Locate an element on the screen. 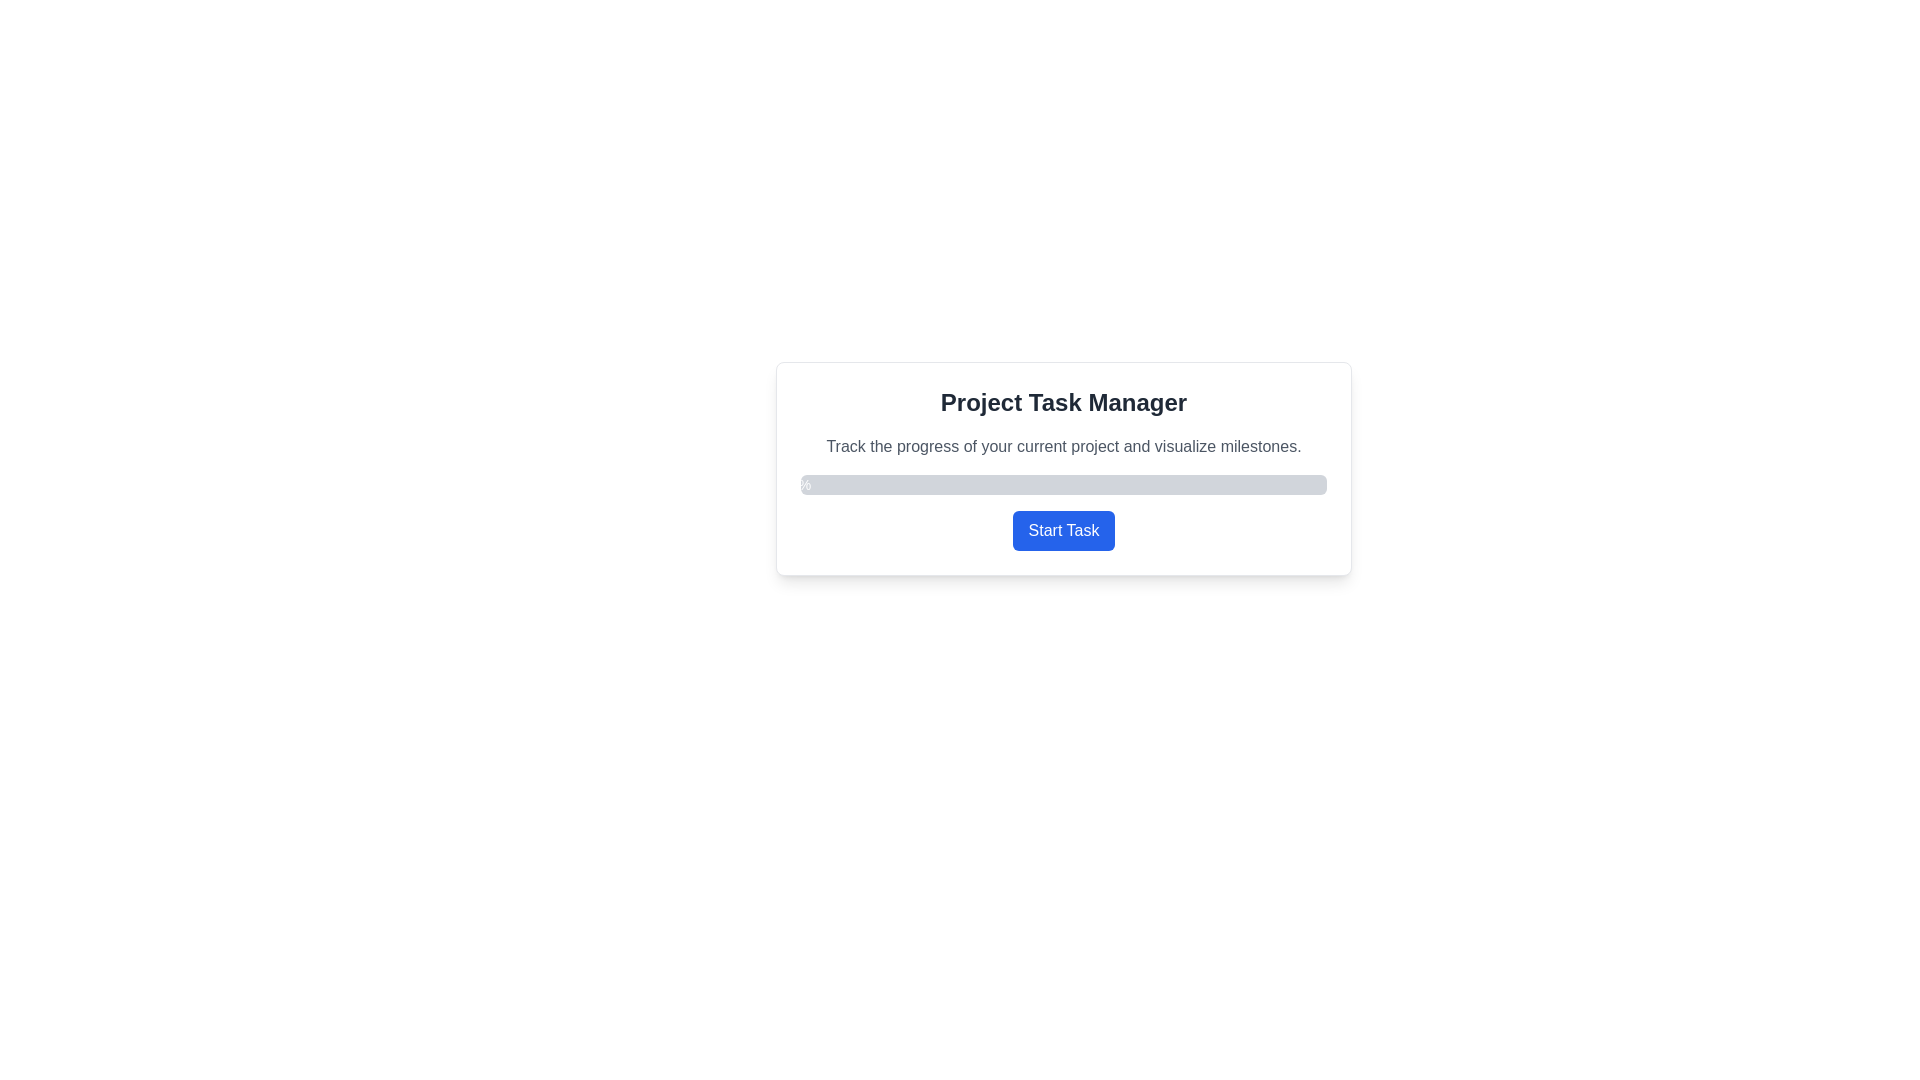 This screenshot has width=1920, height=1080. the progress bar that visually displays progress in percentage, located below the text 'Track the progress of your current project and visualize milestones.' and above the 'Start Task' button is located at coordinates (1063, 485).